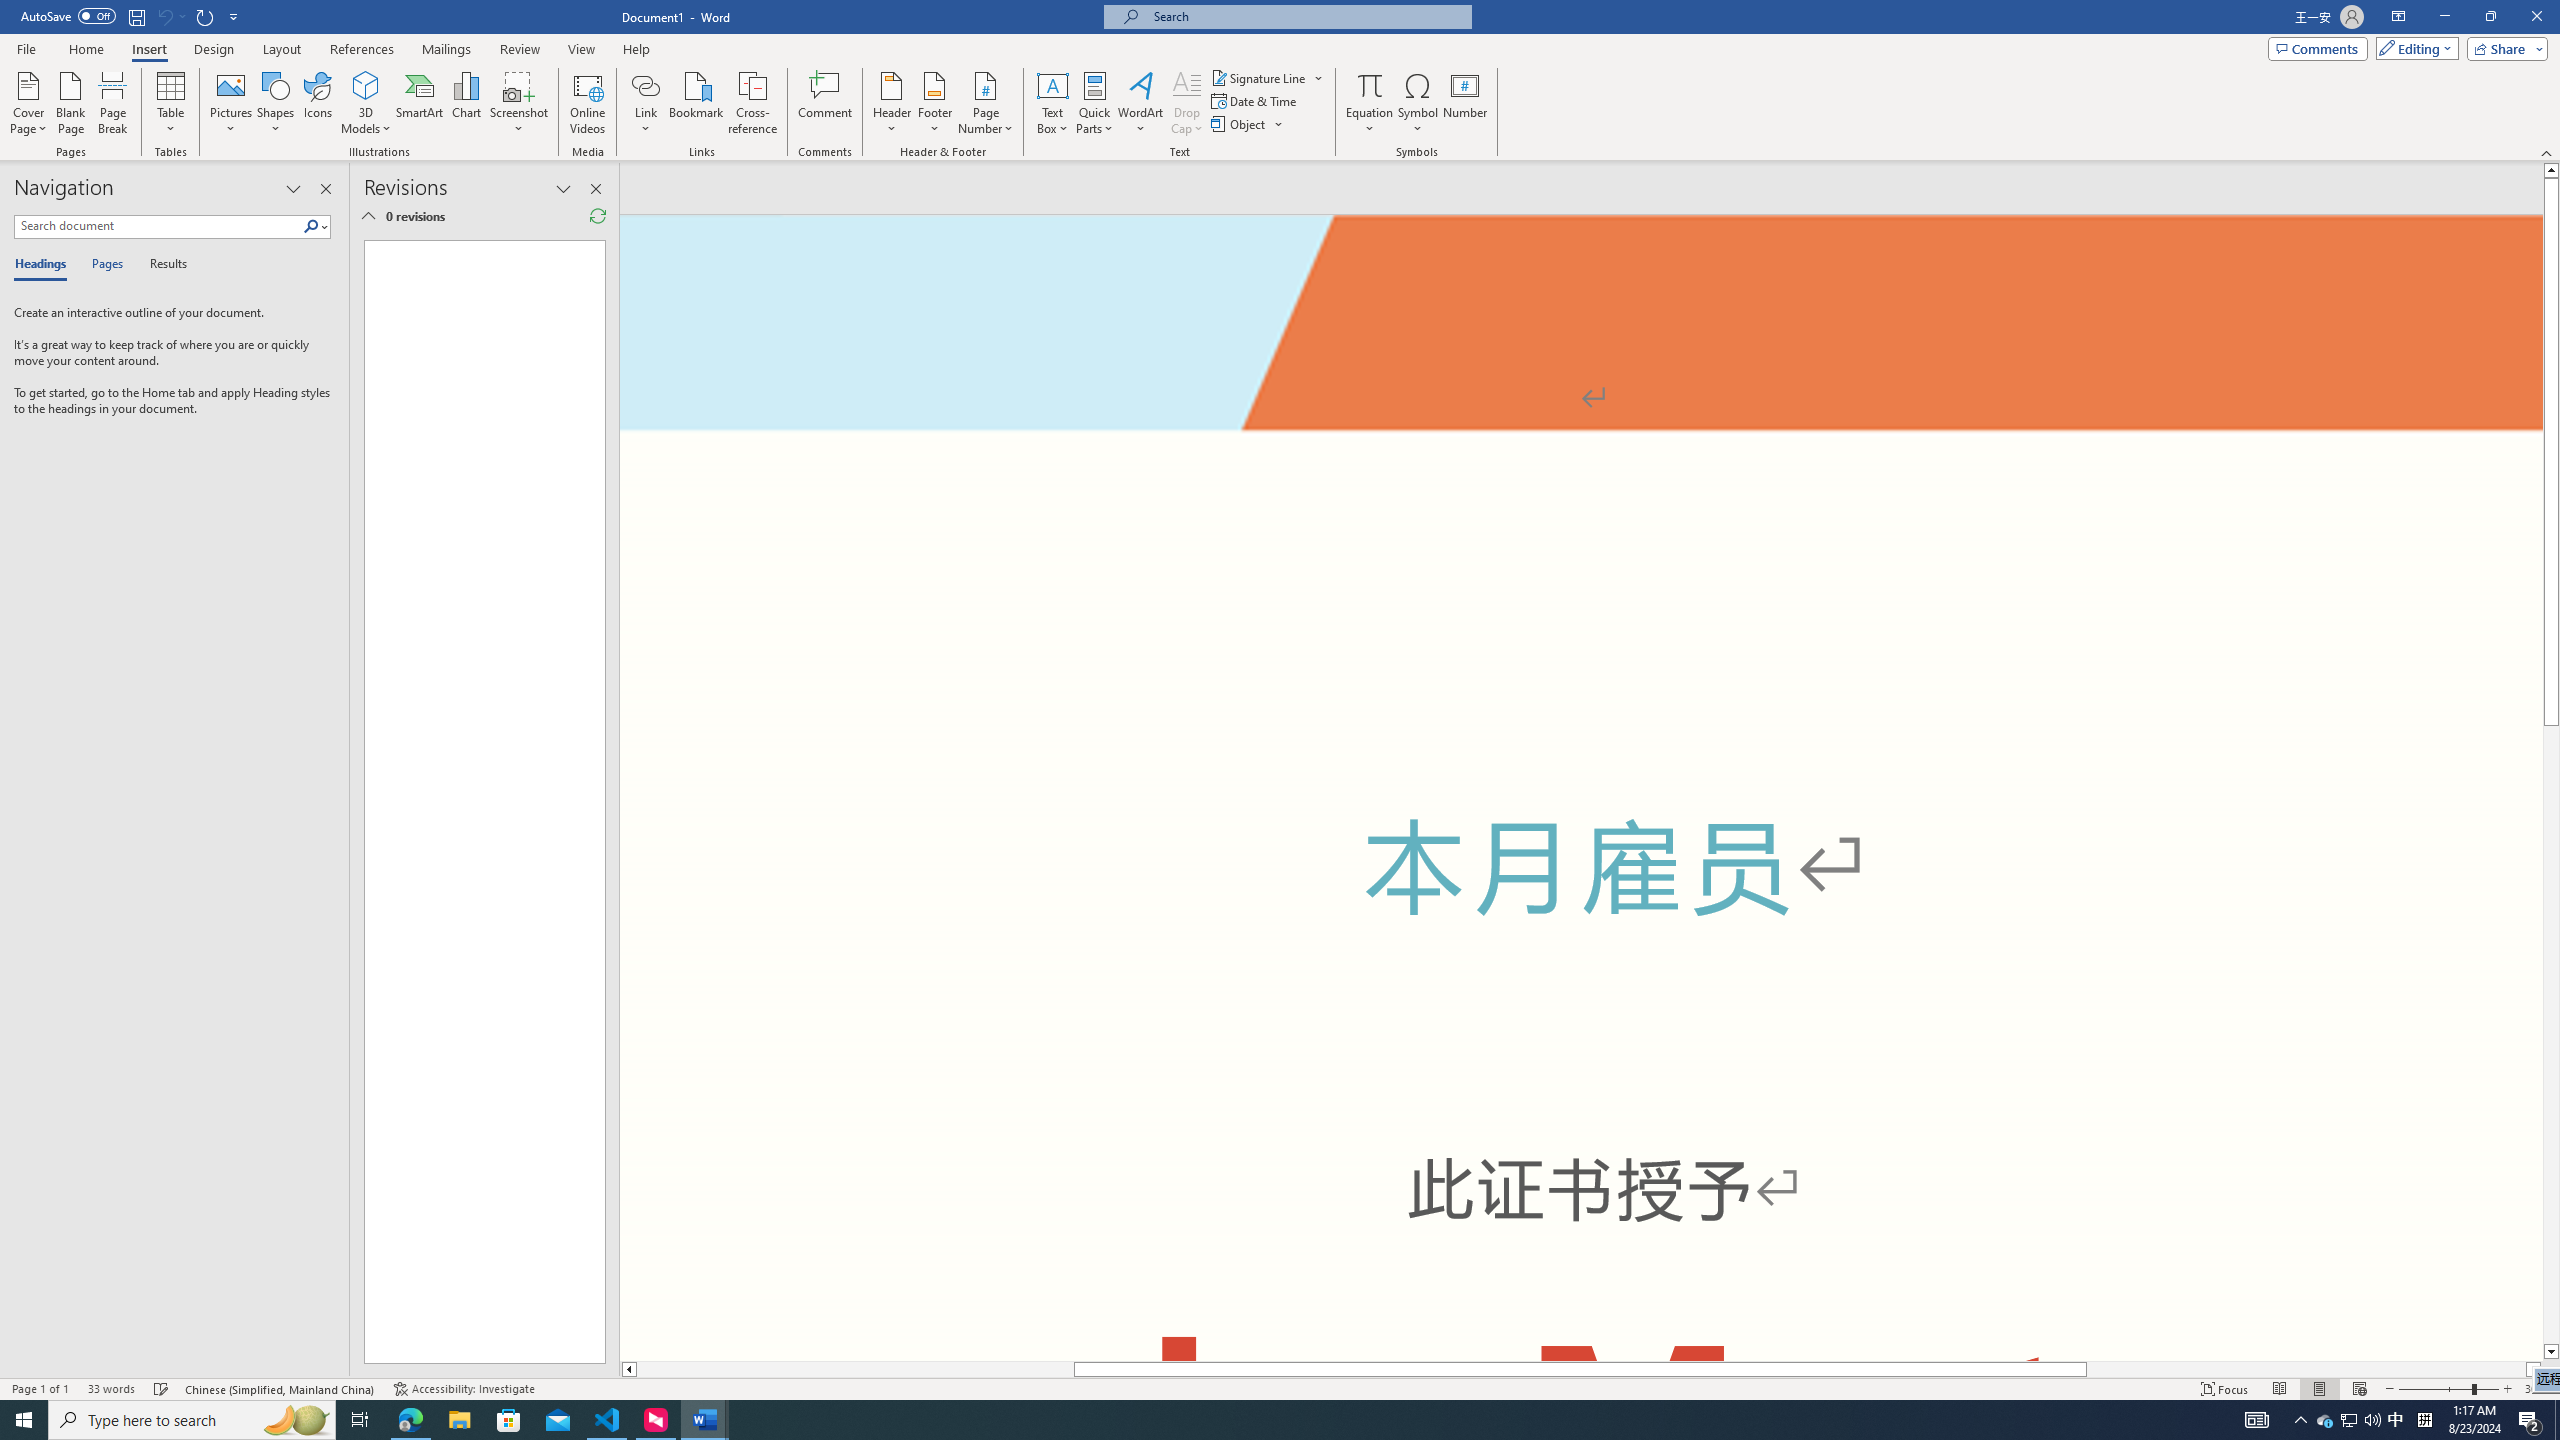 The height and width of the screenshot is (1440, 2560). Describe the element at coordinates (1464, 103) in the screenshot. I see `'Number...'` at that location.